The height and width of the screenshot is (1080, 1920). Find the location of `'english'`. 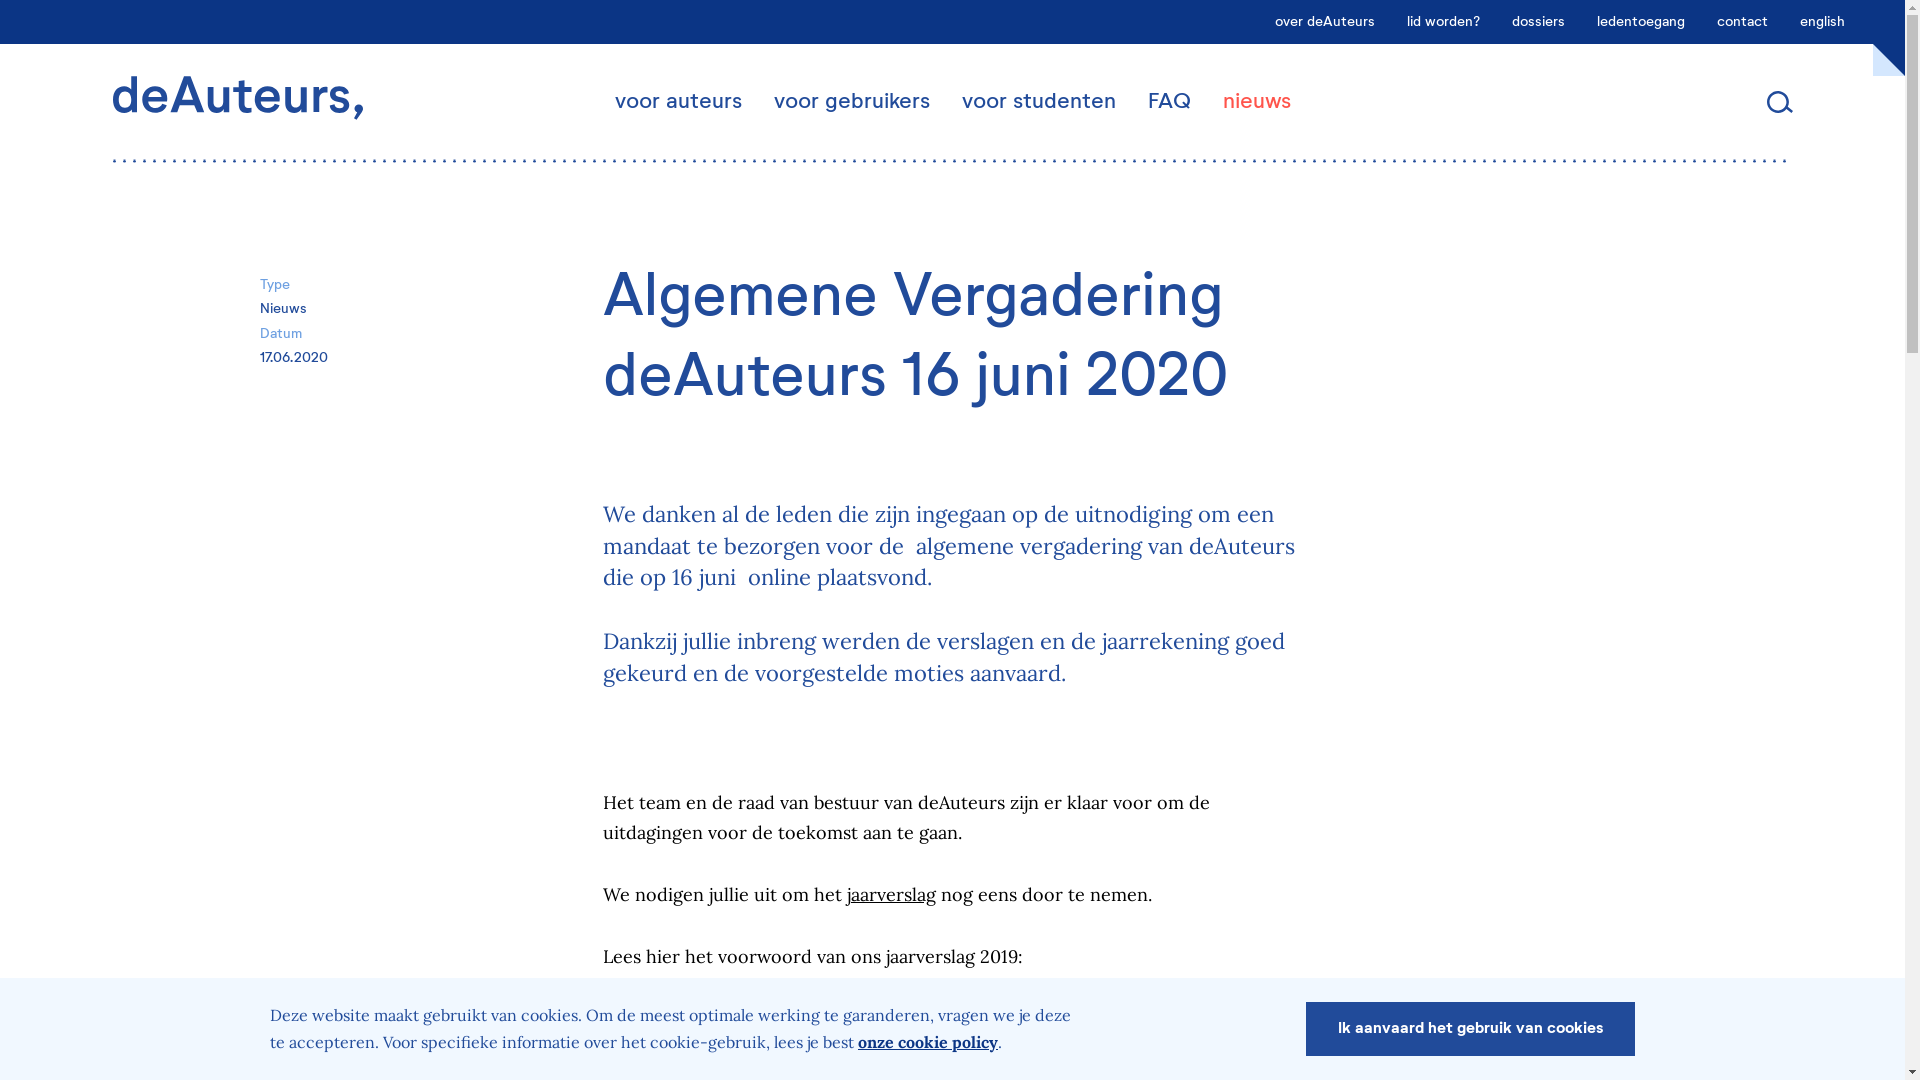

'english' is located at coordinates (1822, 22).